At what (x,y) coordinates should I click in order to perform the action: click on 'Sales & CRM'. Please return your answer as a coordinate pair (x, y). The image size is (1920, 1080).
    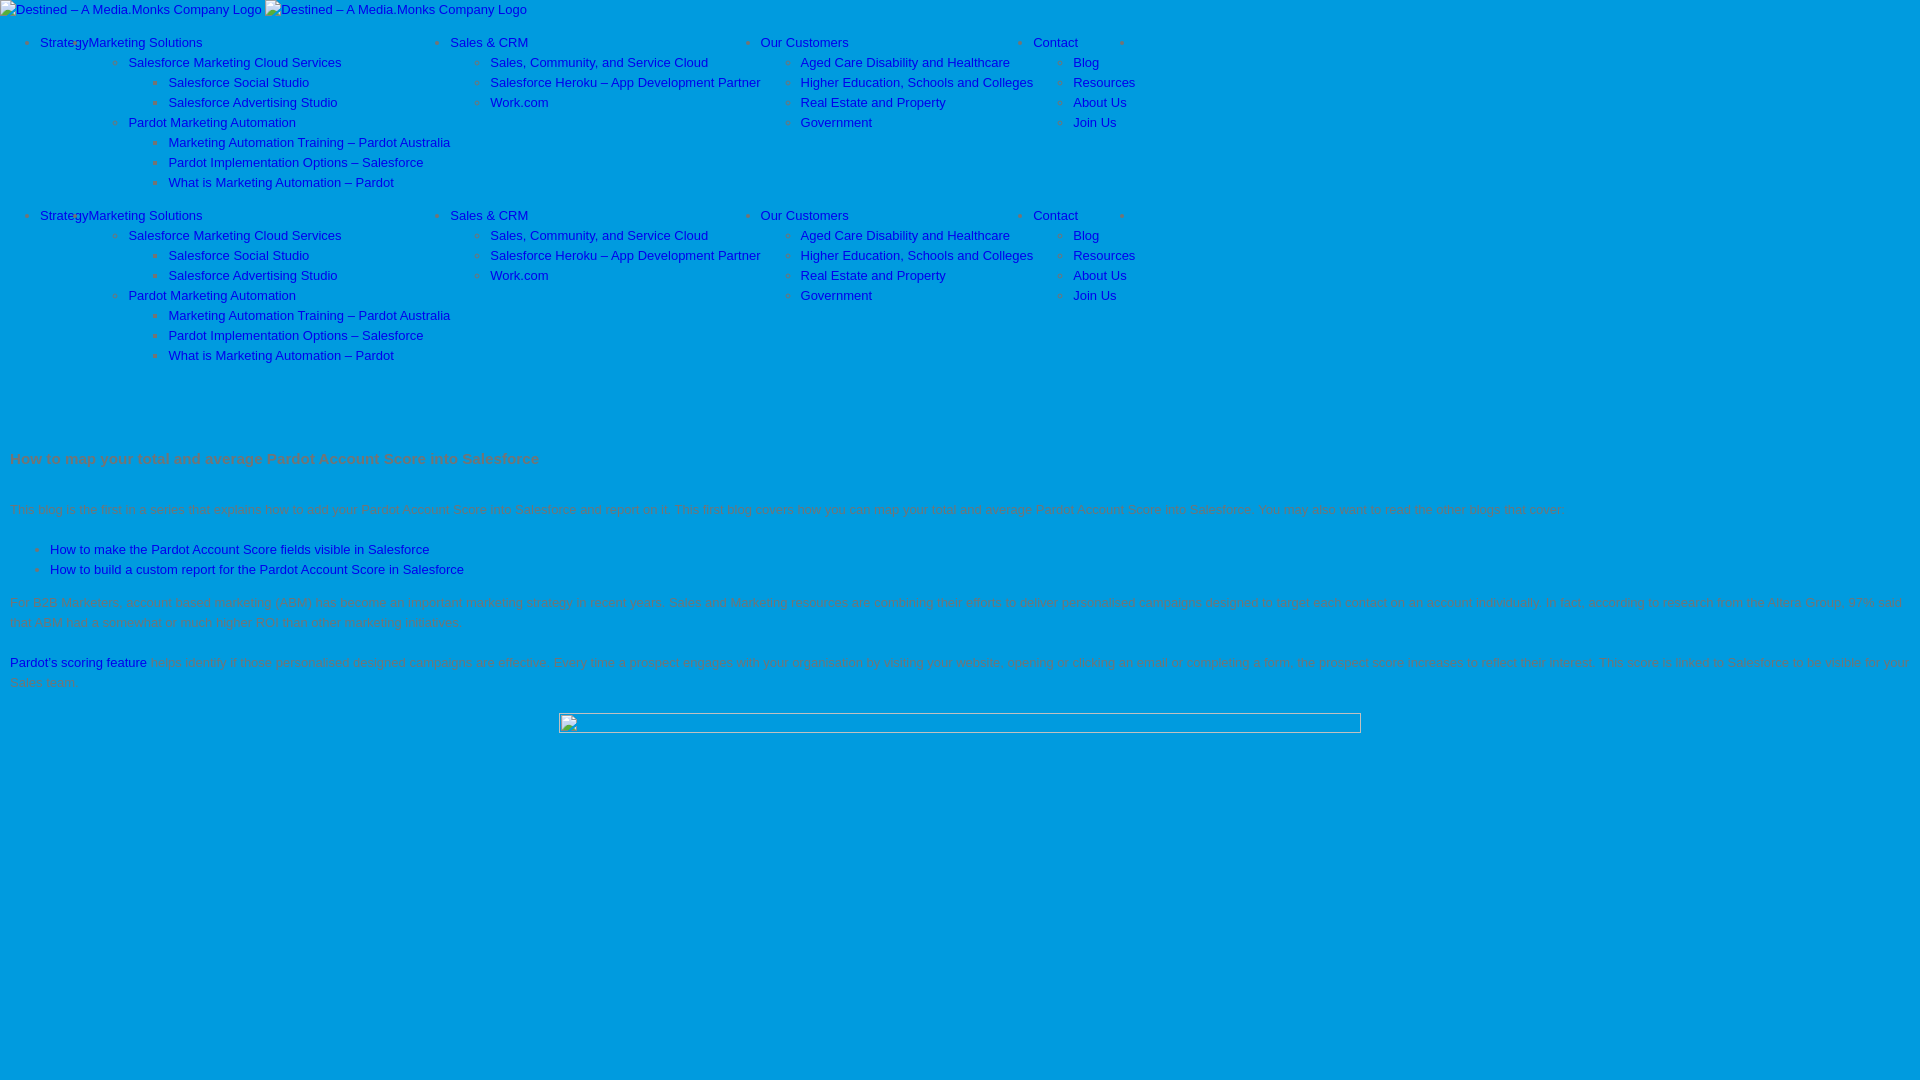
    Looking at the image, I should click on (489, 42).